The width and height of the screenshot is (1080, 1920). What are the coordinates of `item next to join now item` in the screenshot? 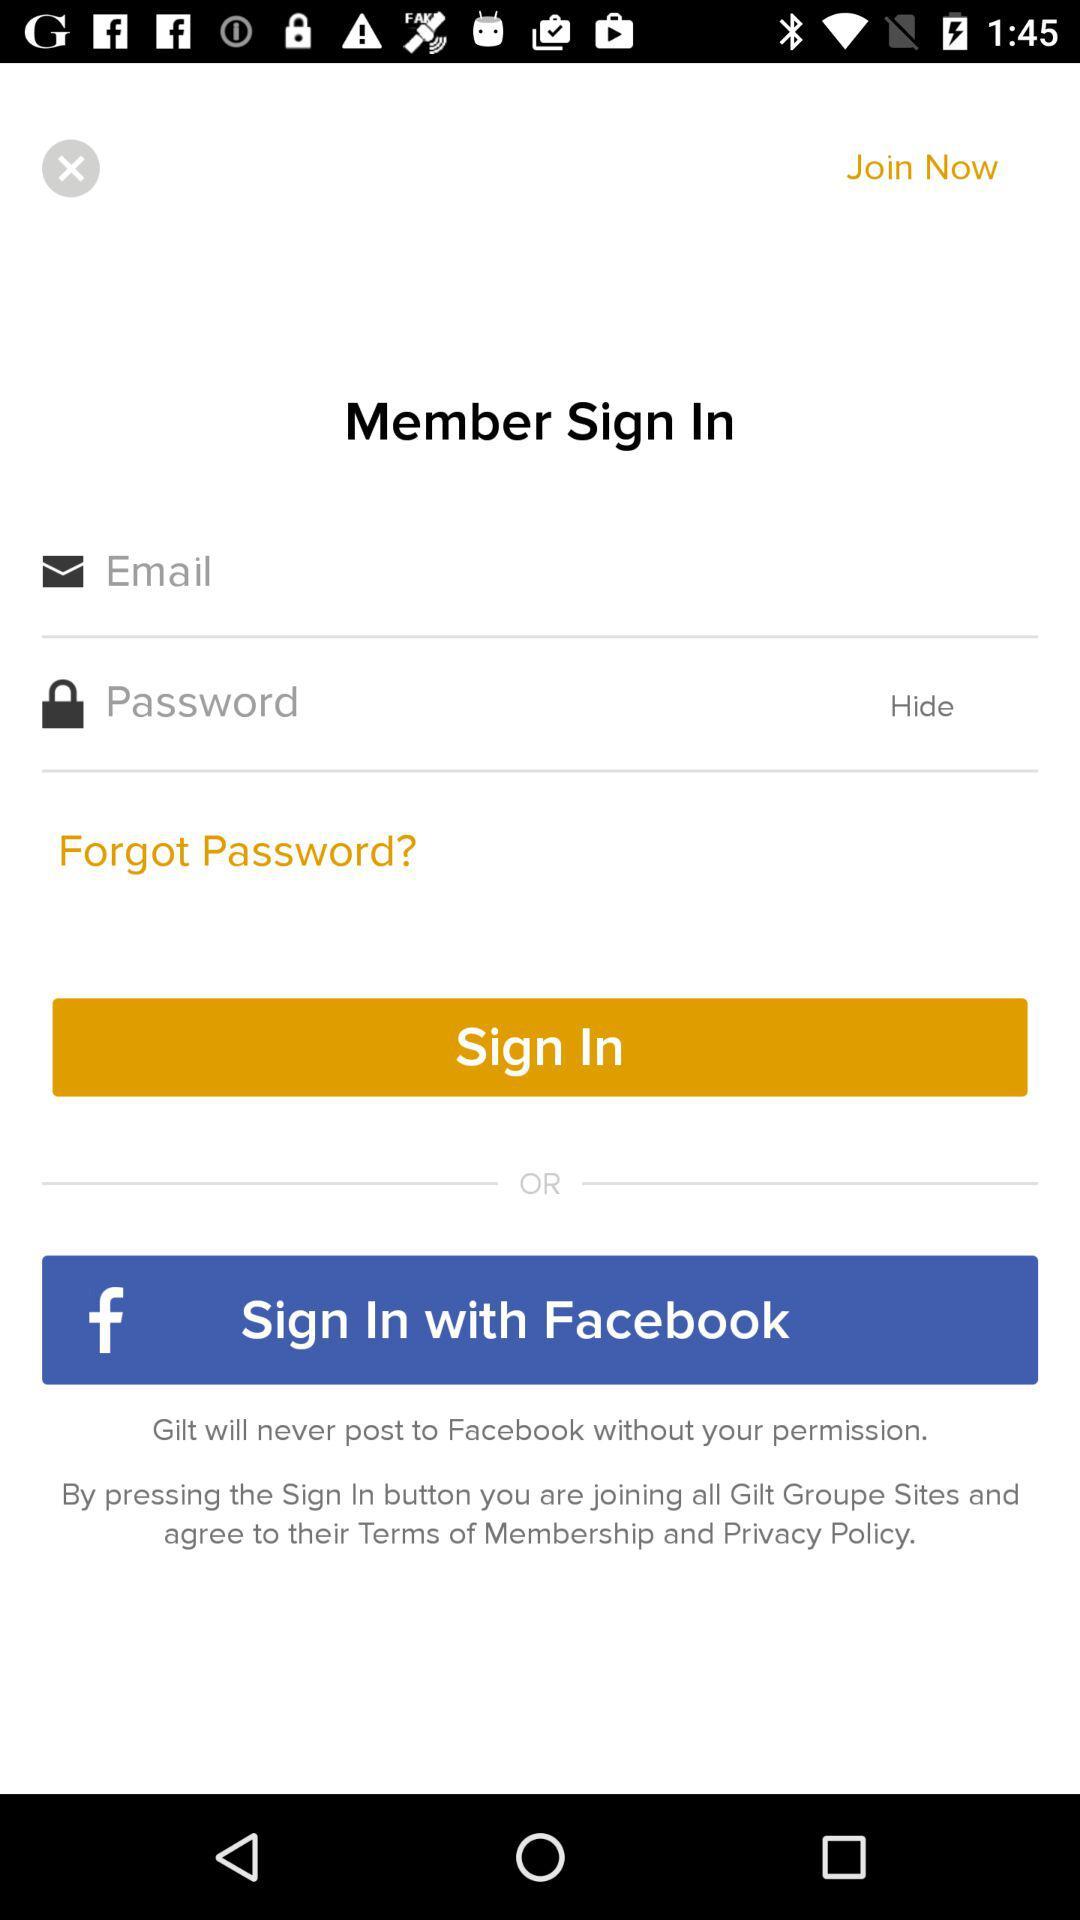 It's located at (69, 168).